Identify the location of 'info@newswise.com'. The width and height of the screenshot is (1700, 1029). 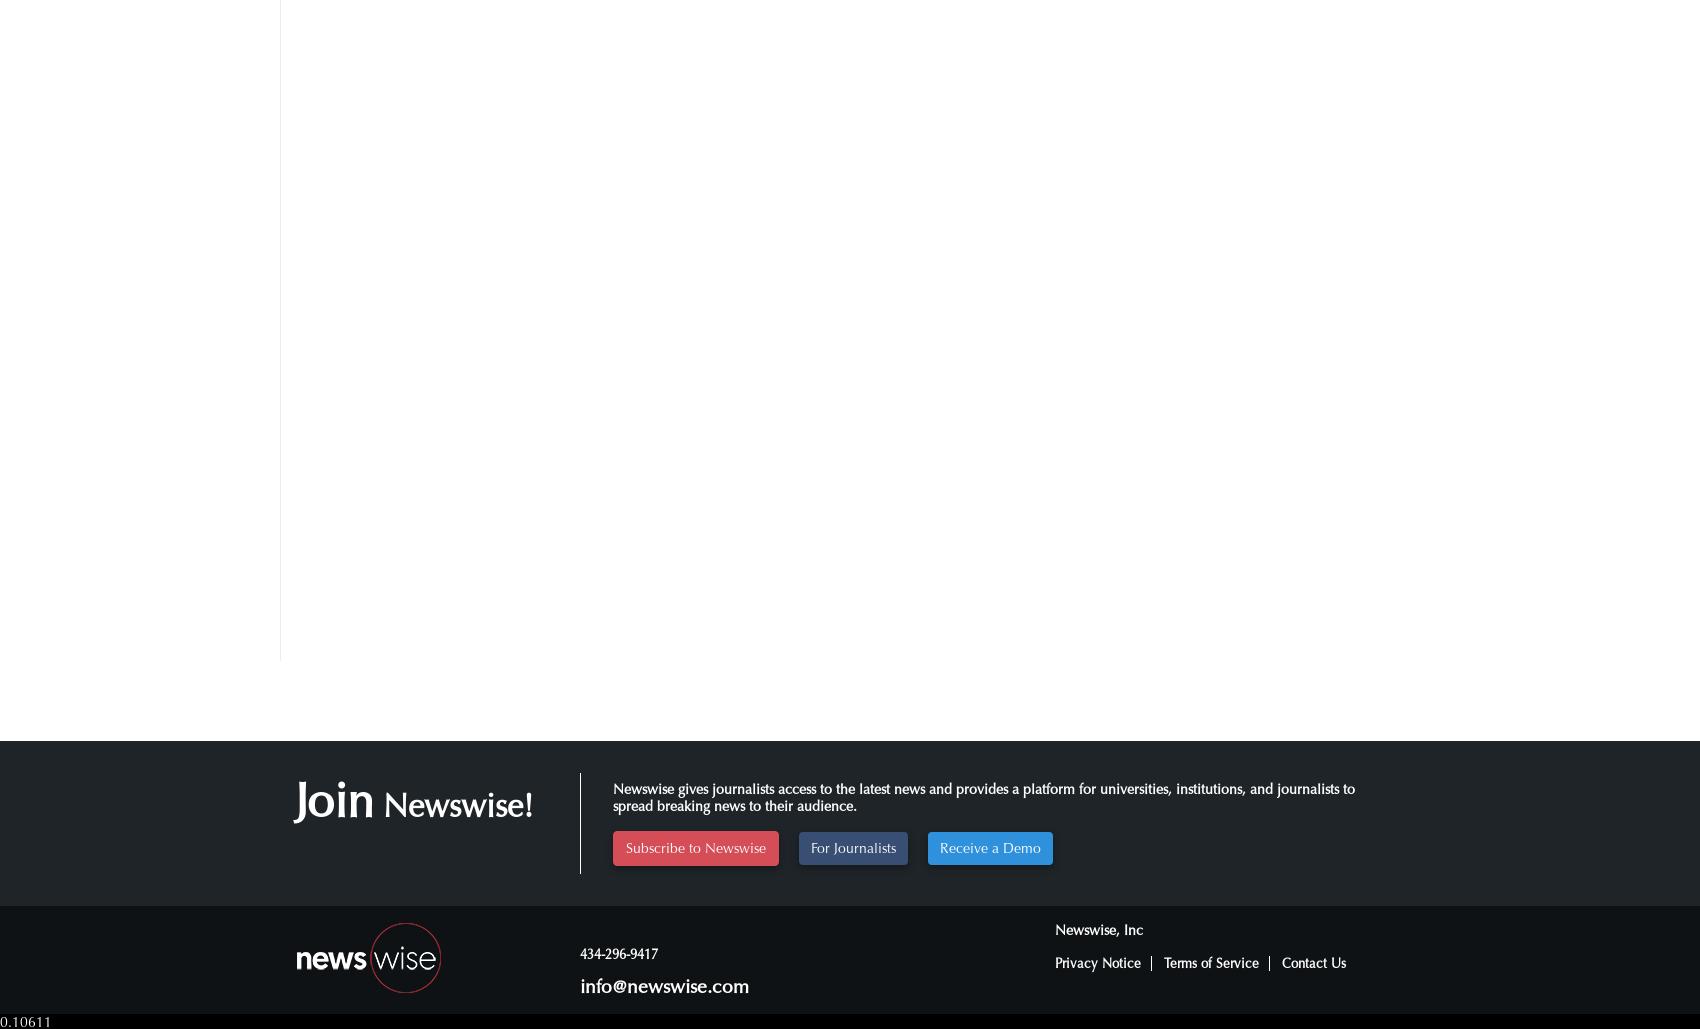
(664, 984).